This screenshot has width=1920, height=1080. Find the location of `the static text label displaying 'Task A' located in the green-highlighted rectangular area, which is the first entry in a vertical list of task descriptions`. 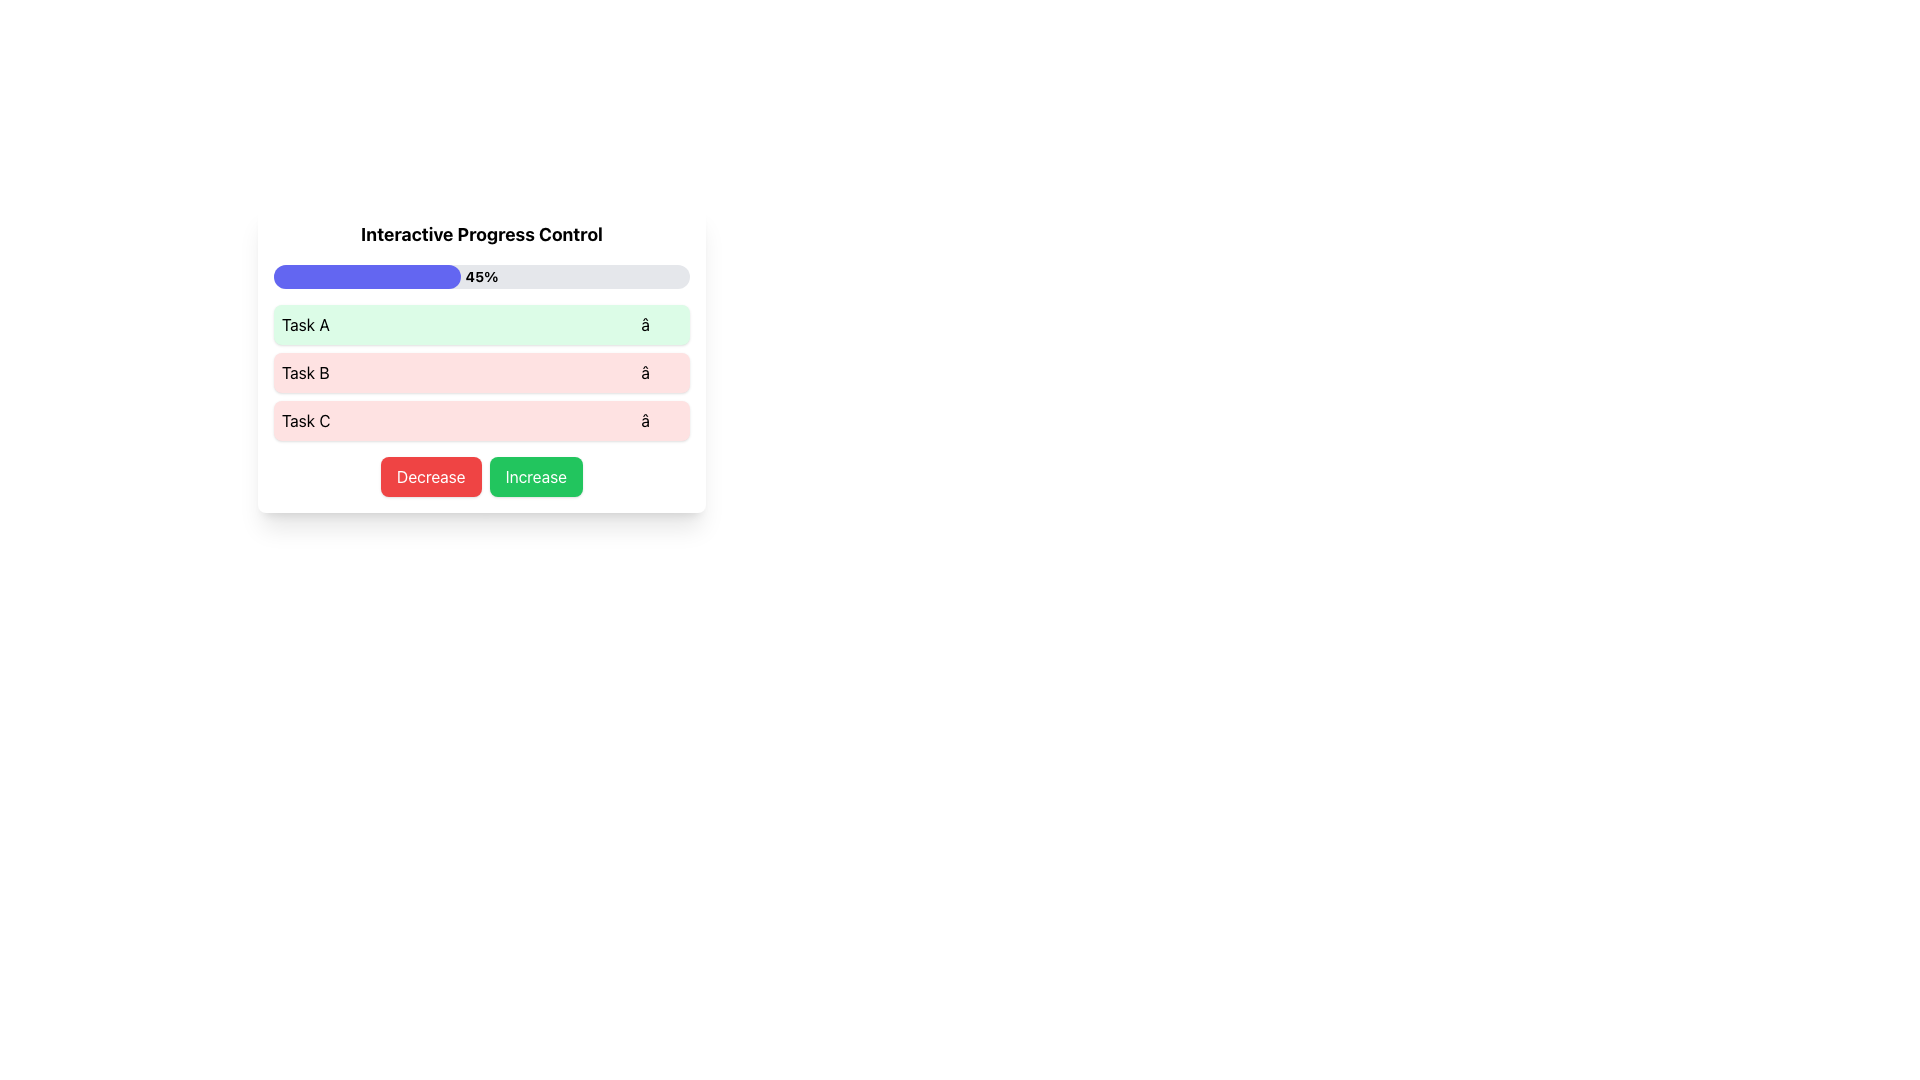

the static text label displaying 'Task A' located in the green-highlighted rectangular area, which is the first entry in a vertical list of task descriptions is located at coordinates (304, 323).